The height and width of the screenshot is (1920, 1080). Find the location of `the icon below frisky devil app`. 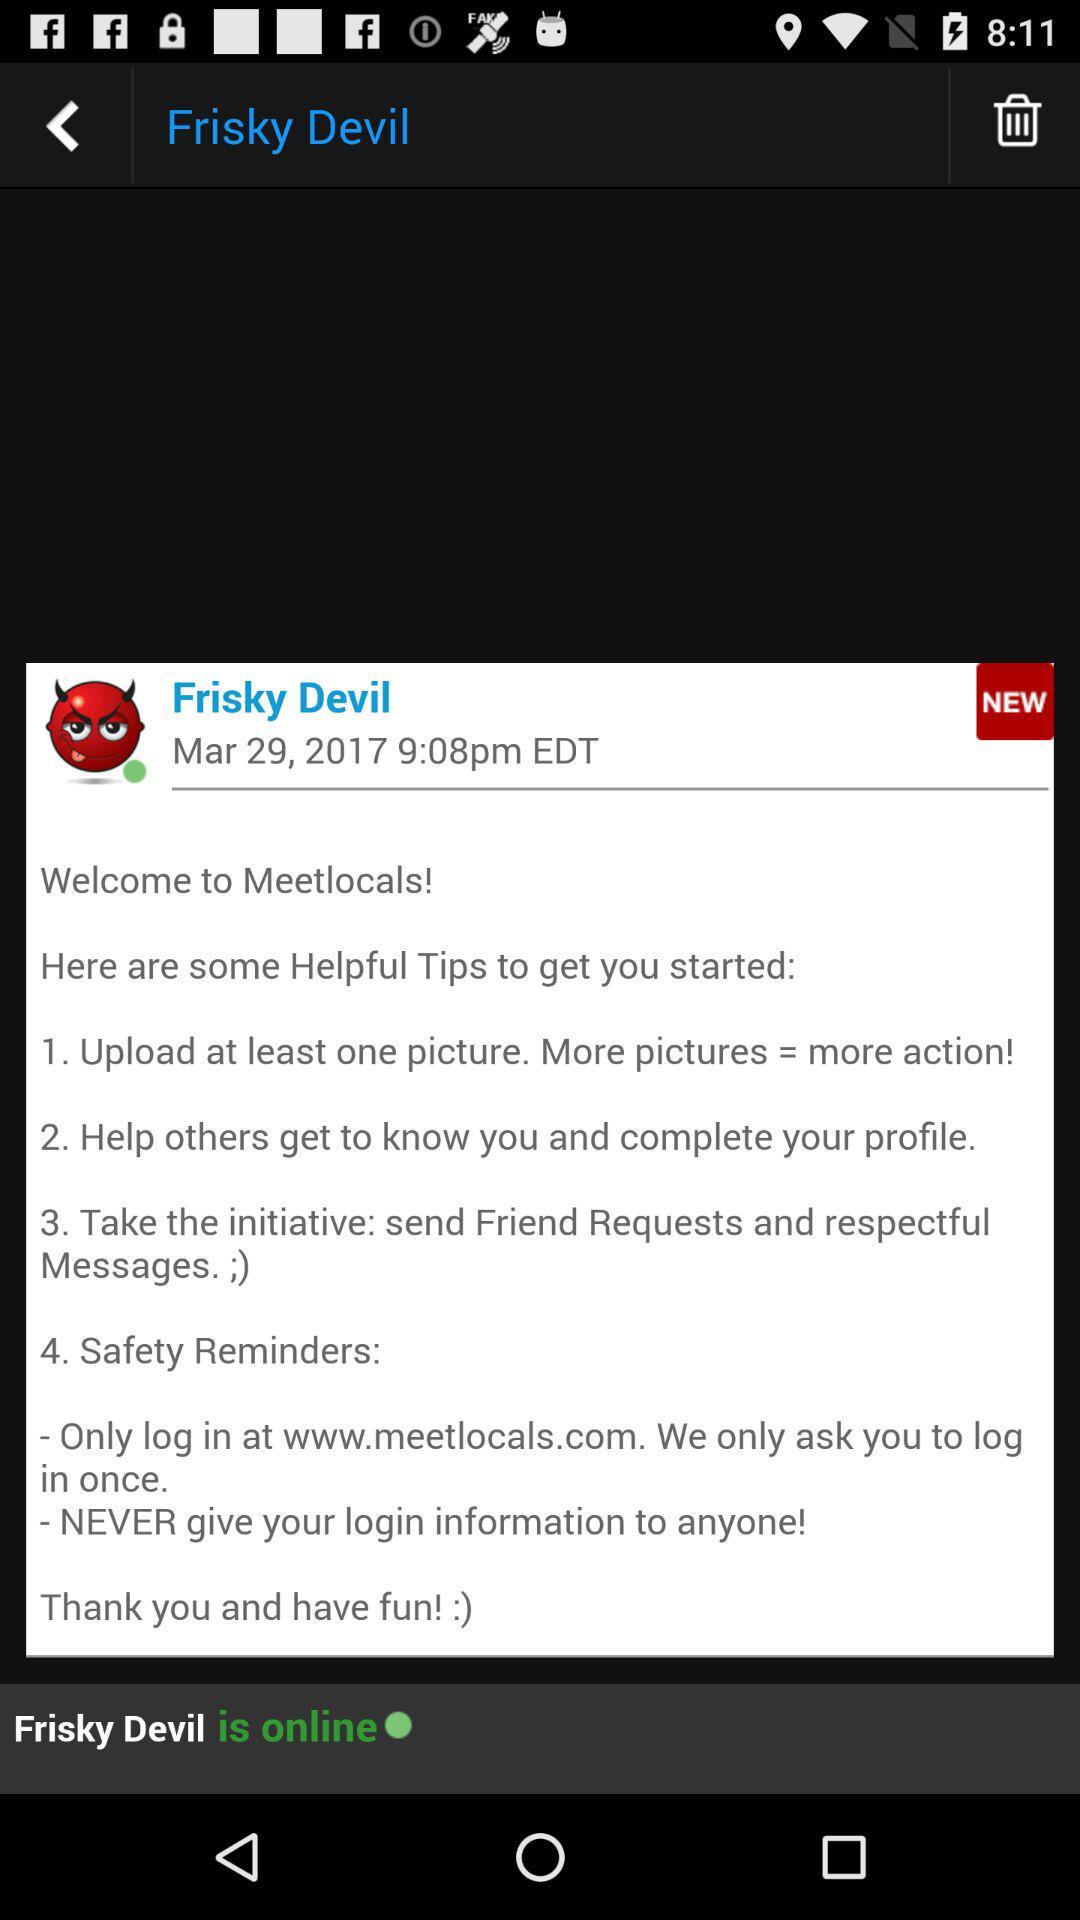

the icon below frisky devil app is located at coordinates (609, 748).